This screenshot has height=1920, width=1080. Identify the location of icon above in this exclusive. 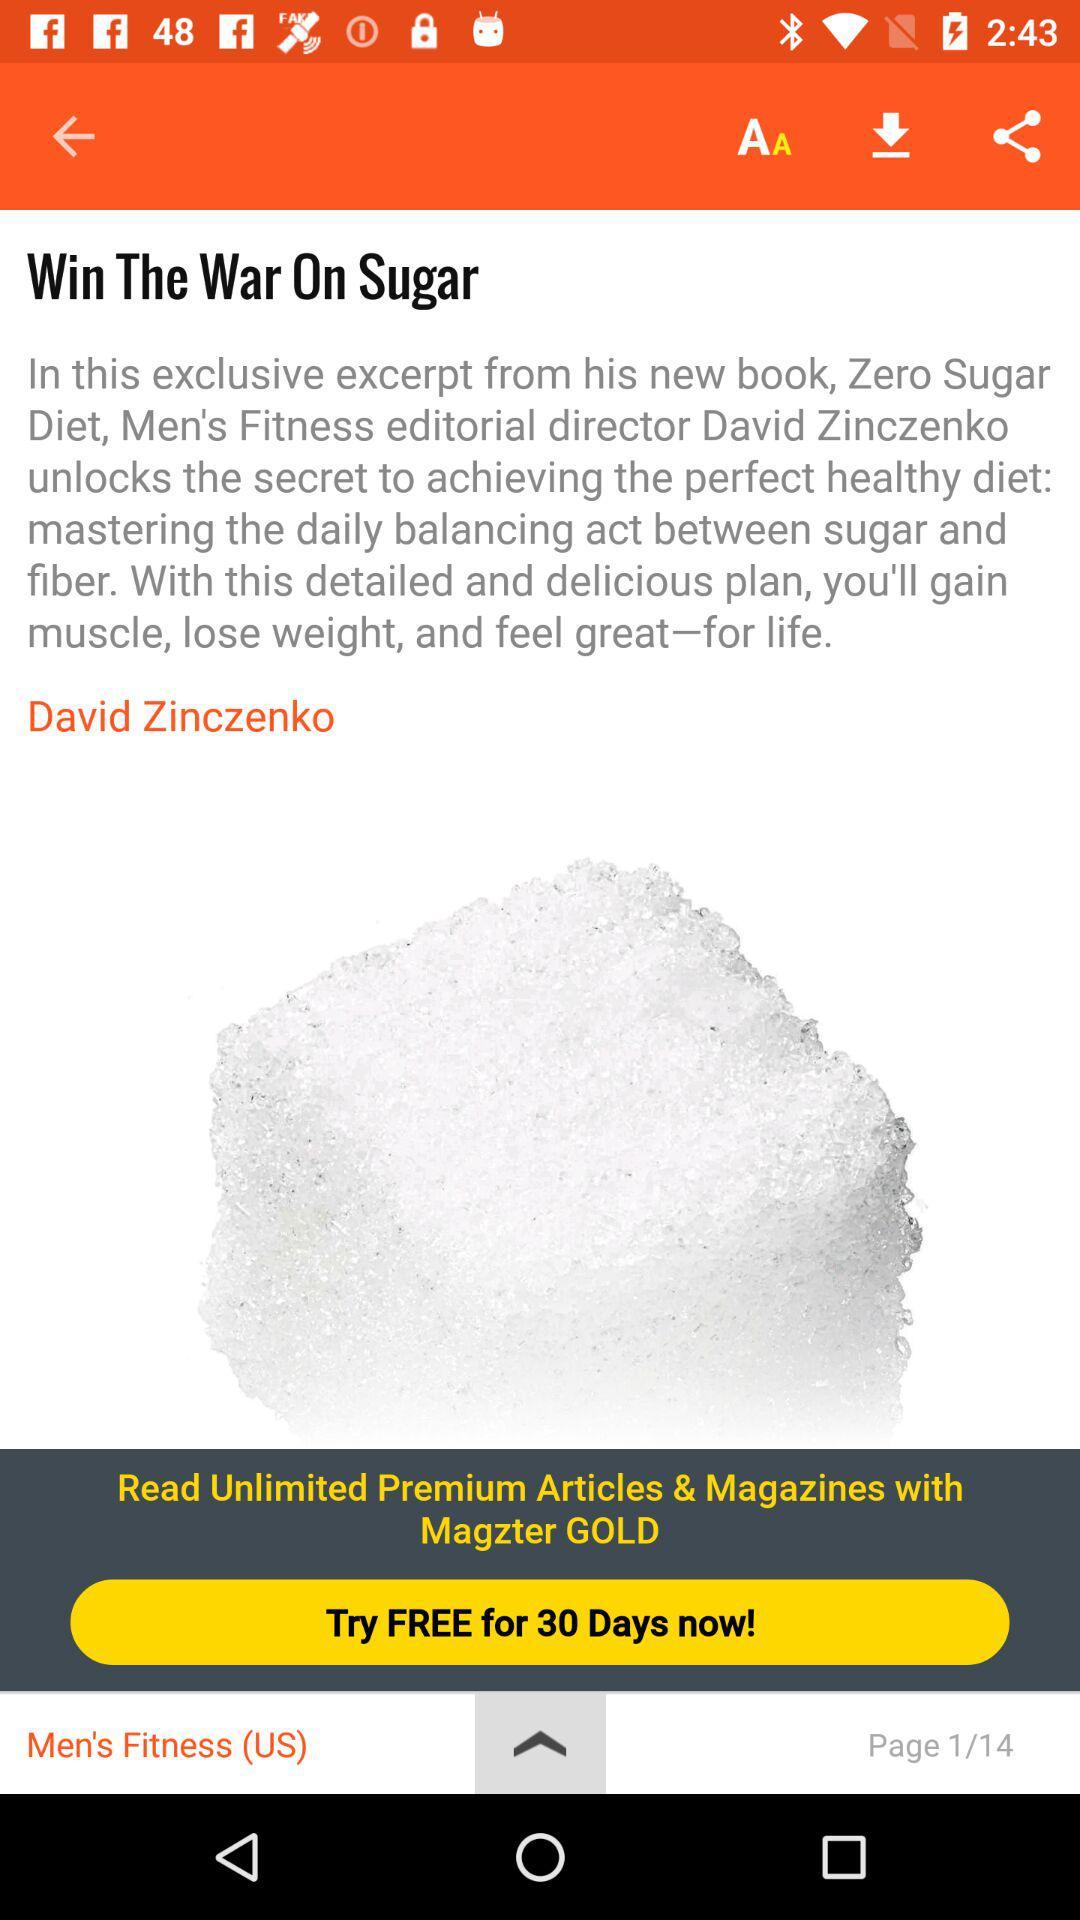
(764, 135).